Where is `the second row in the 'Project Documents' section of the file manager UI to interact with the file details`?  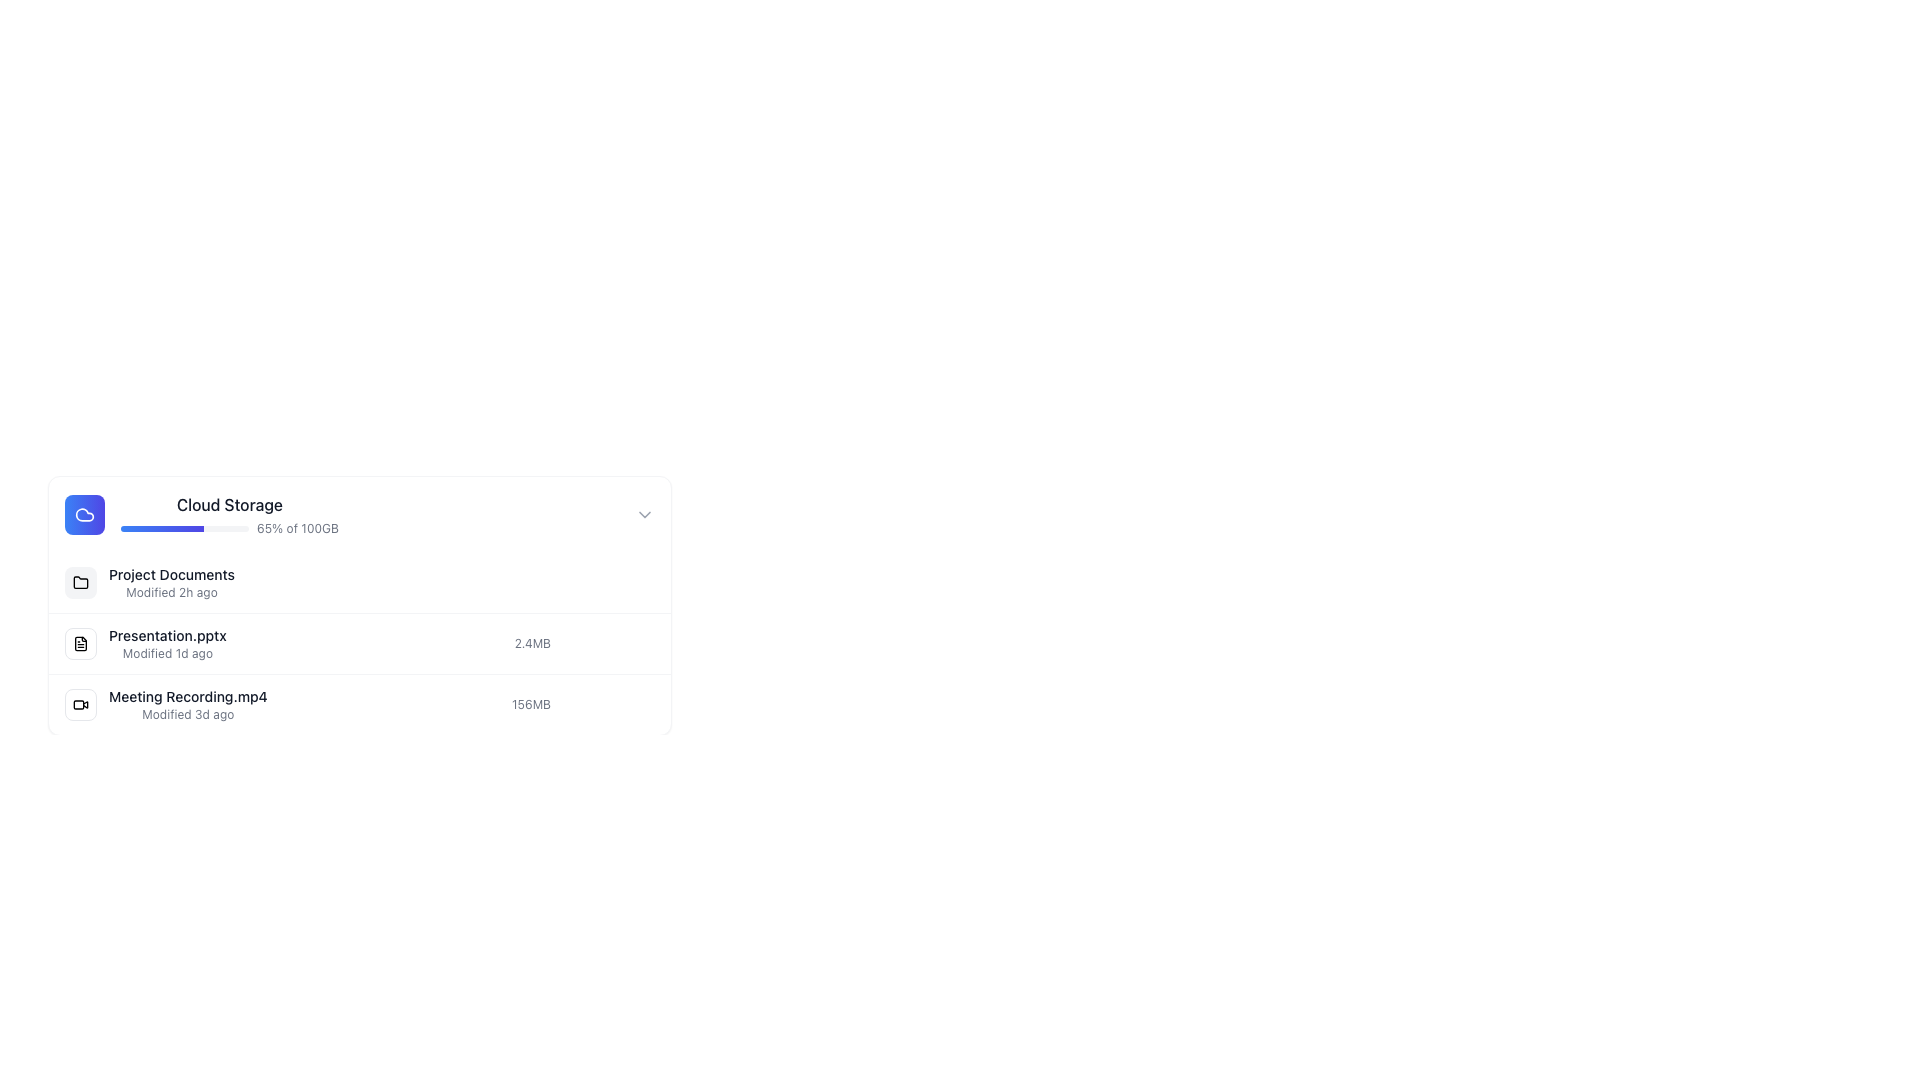
the second row in the 'Project Documents' section of the file manager UI to interact with the file details is located at coordinates (360, 643).